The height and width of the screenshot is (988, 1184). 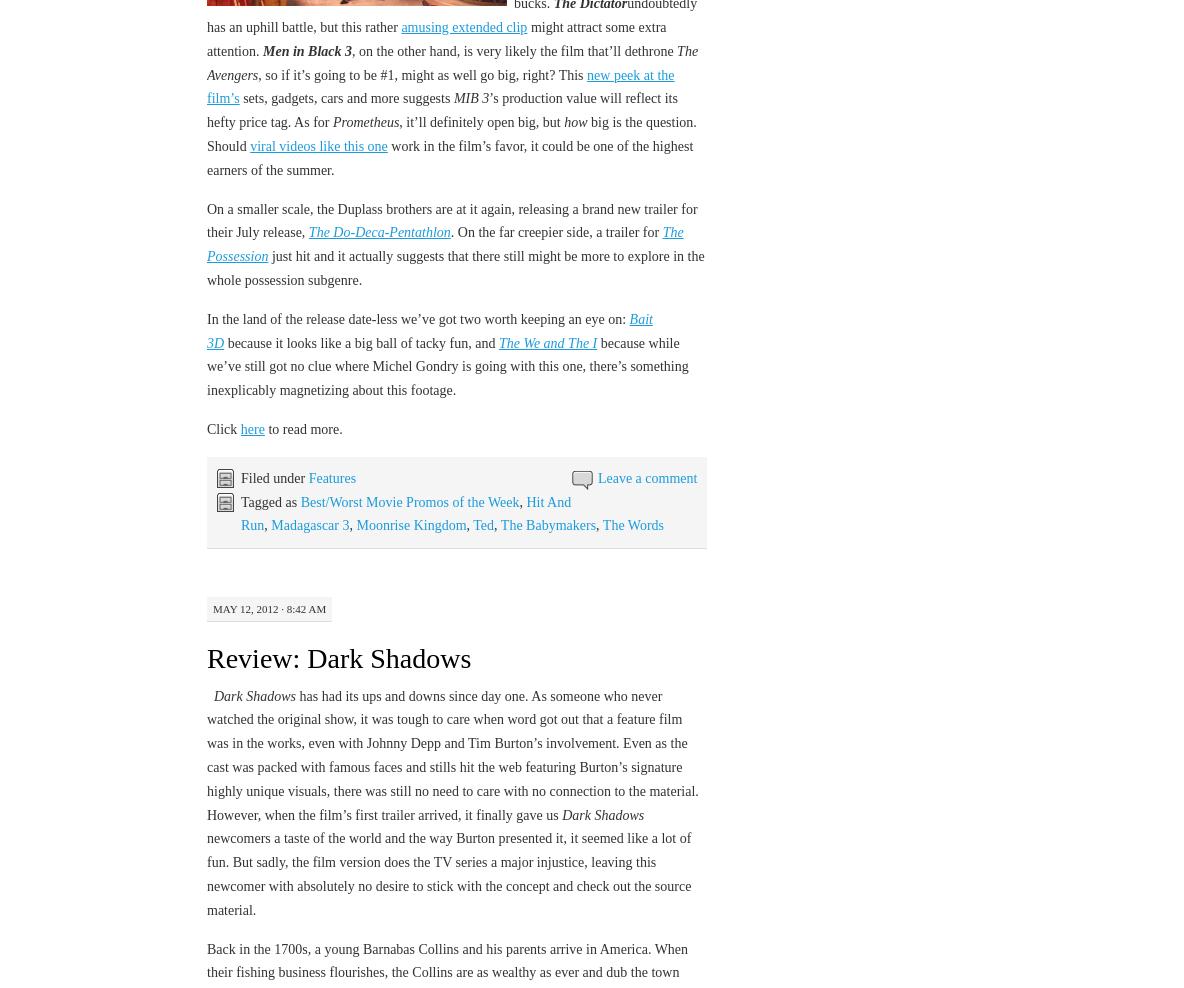 What do you see at coordinates (447, 872) in the screenshot?
I see `'newcomers a taste of the world and the way Burton presented it, it seemed like a lot of fun. But sadly, the film version does the TV series a major injustice, leaving this newcomer with absolutely no desire to stick with the concept and check out the source material.'` at bounding box center [447, 872].